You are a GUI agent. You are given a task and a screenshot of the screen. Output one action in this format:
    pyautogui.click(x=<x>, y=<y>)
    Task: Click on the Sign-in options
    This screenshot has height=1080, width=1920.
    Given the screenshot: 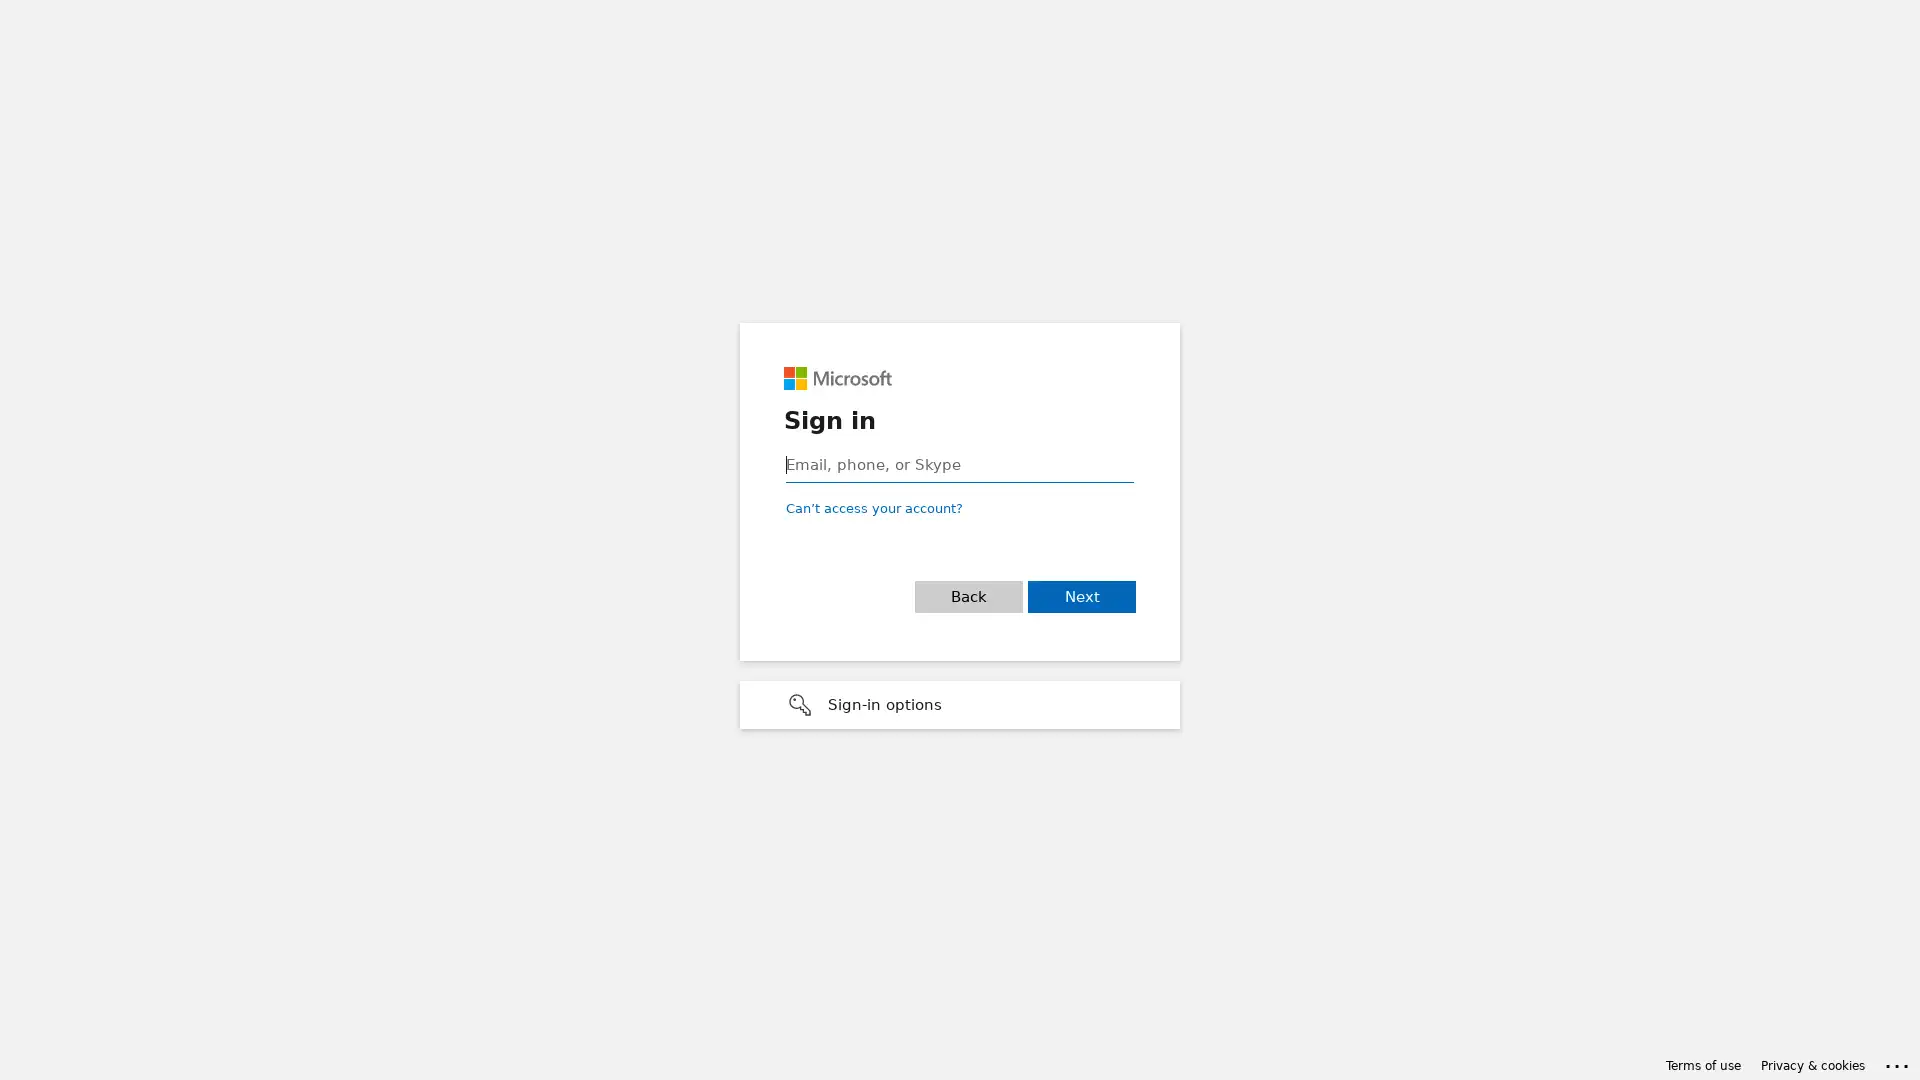 What is the action you would take?
    pyautogui.click(x=960, y=704)
    